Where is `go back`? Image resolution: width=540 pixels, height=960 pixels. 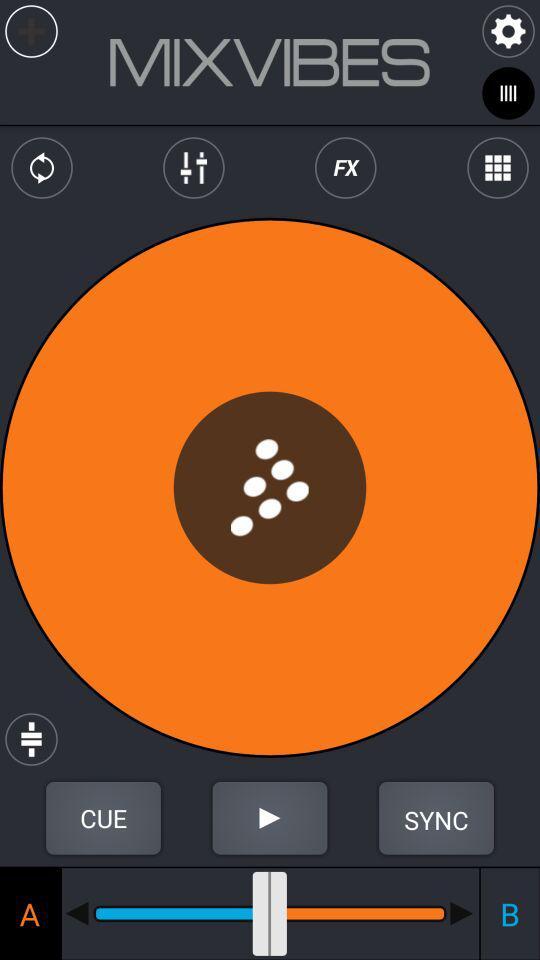 go back is located at coordinates (76, 913).